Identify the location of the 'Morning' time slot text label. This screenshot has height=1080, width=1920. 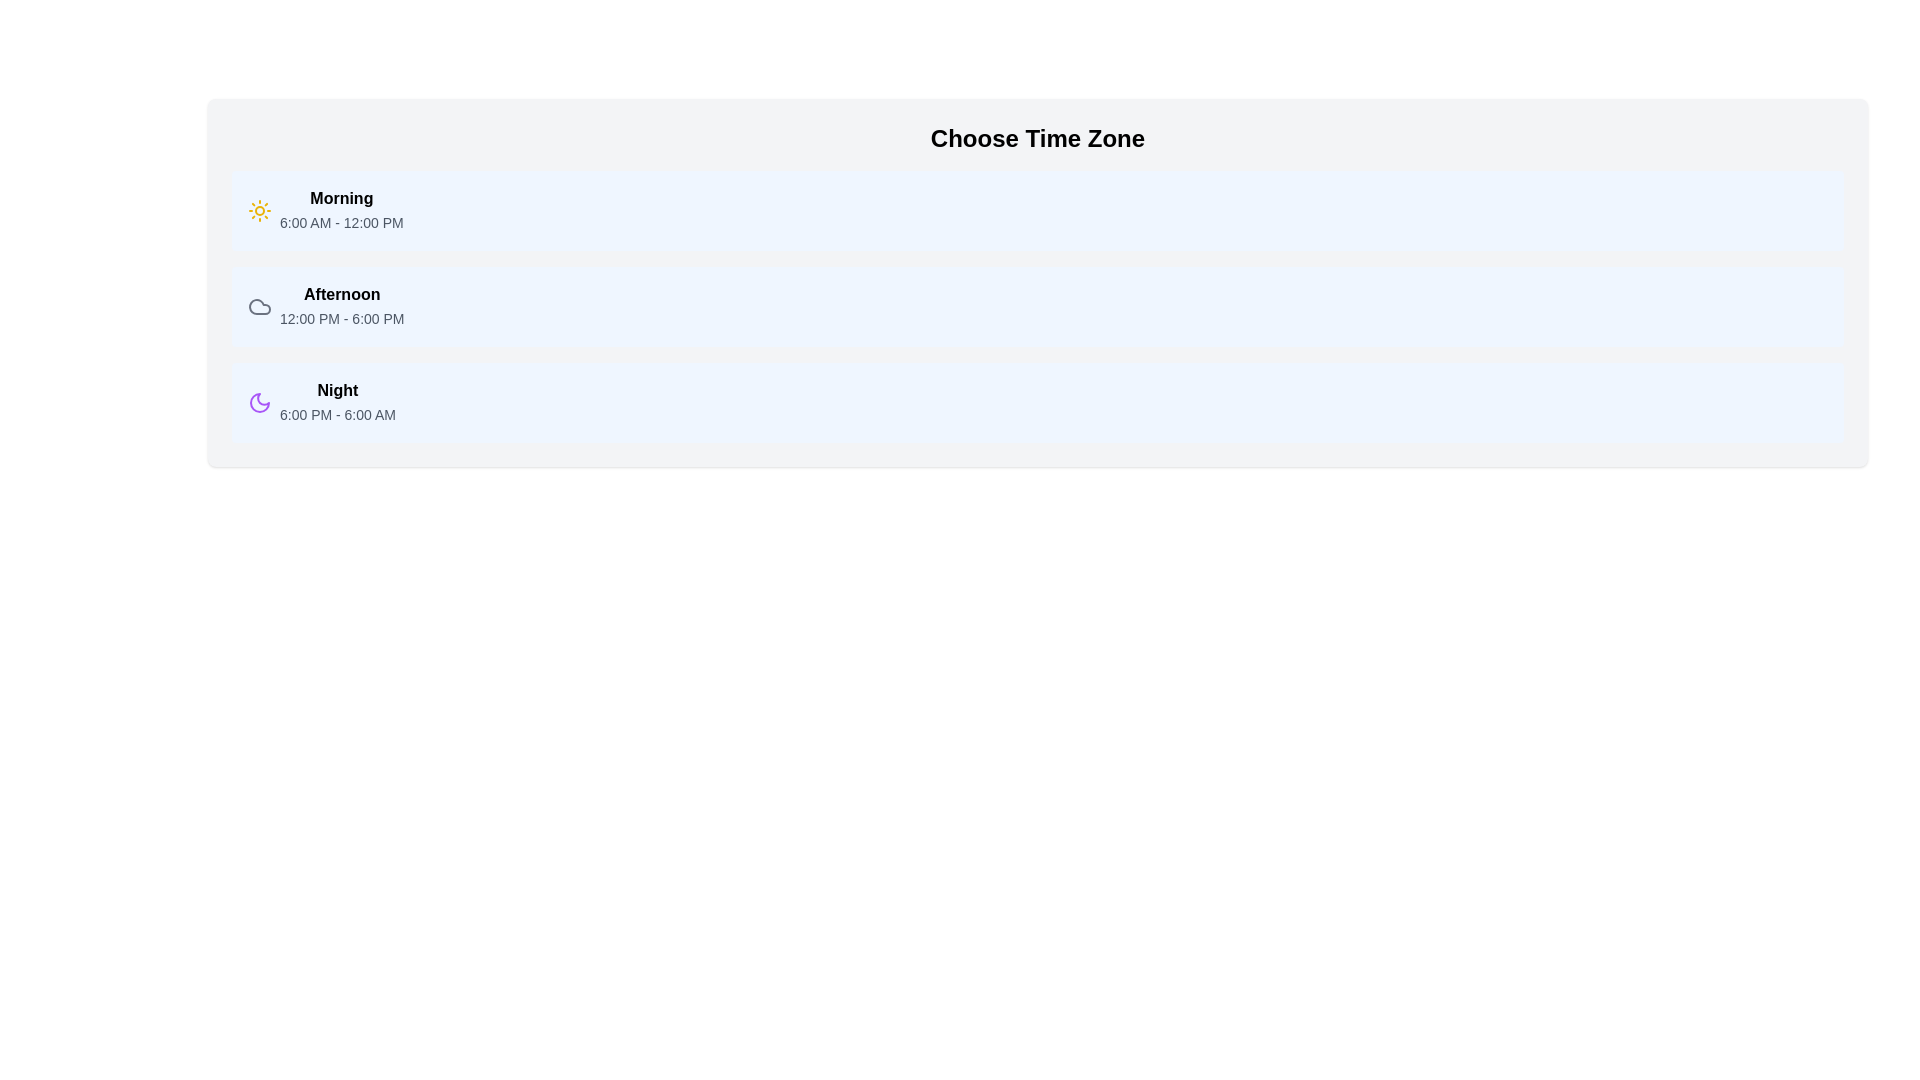
(341, 211).